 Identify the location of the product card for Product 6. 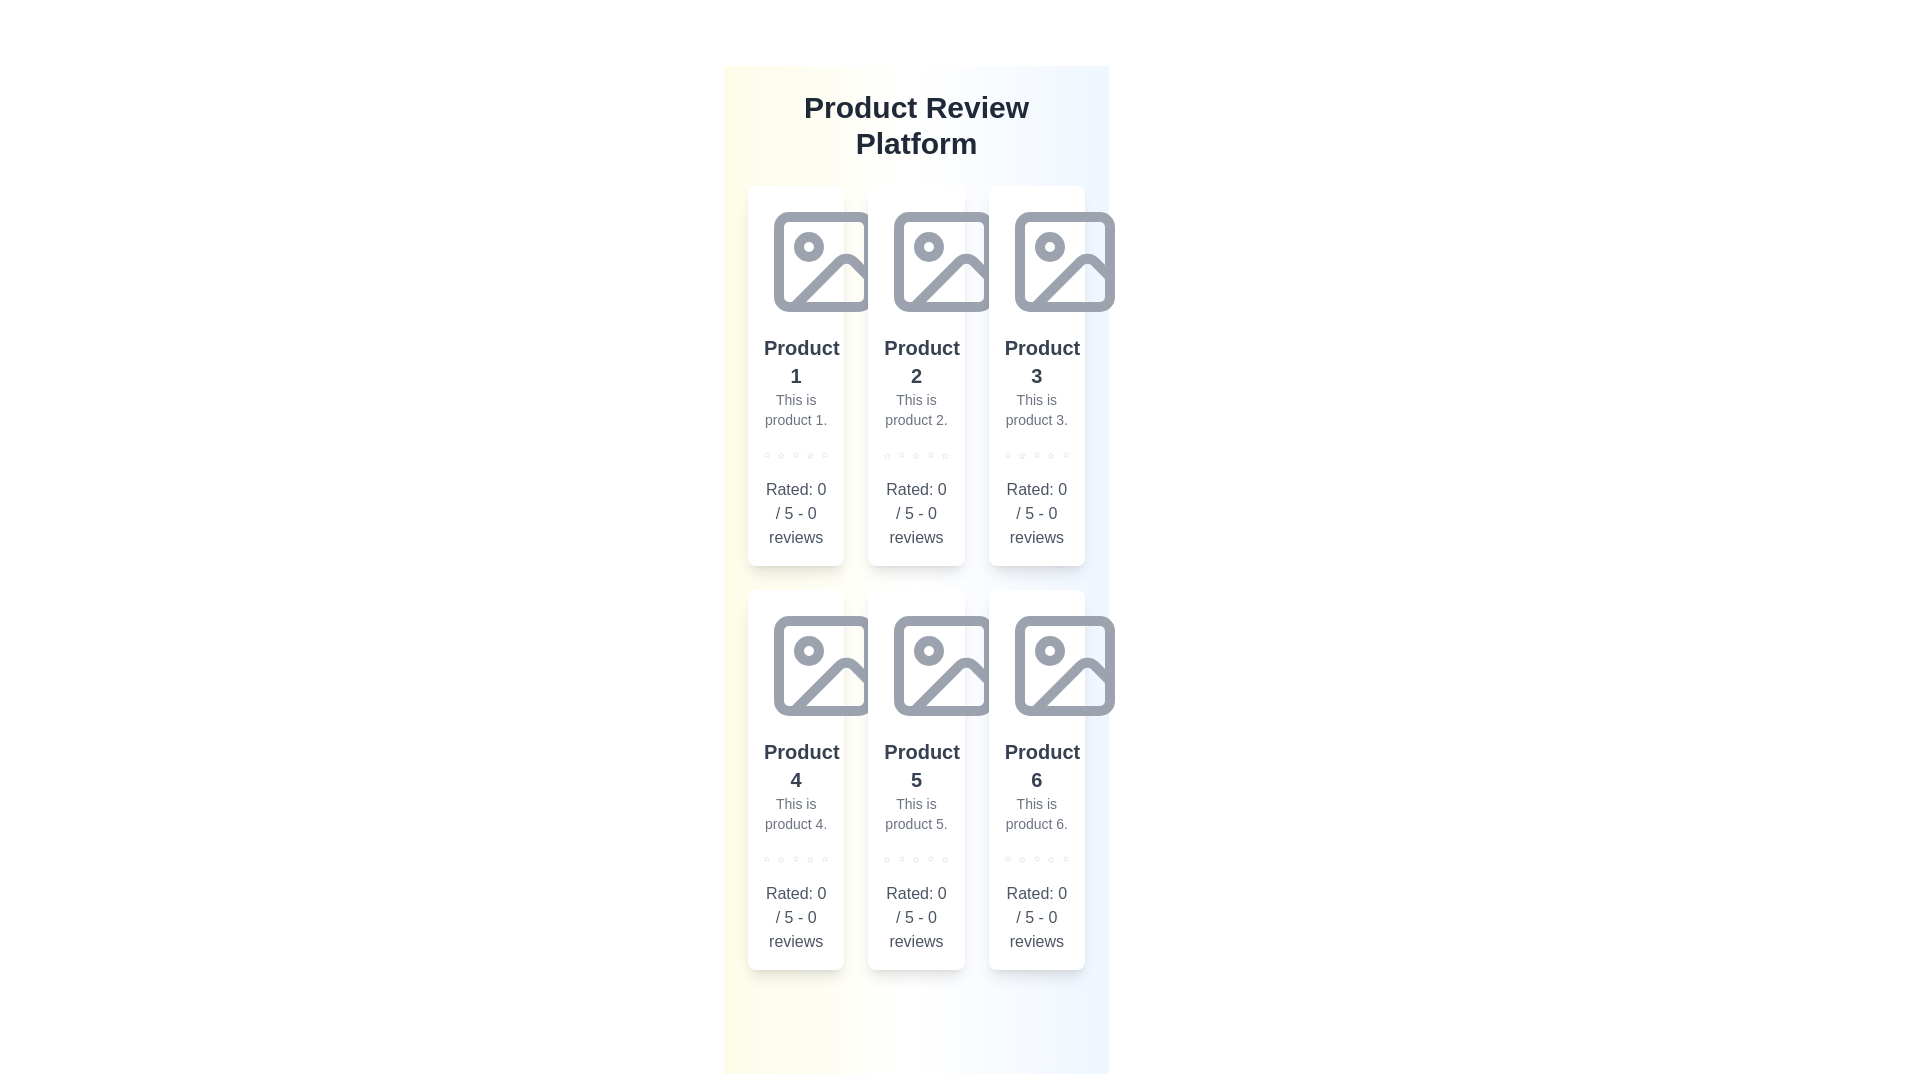
(1036, 778).